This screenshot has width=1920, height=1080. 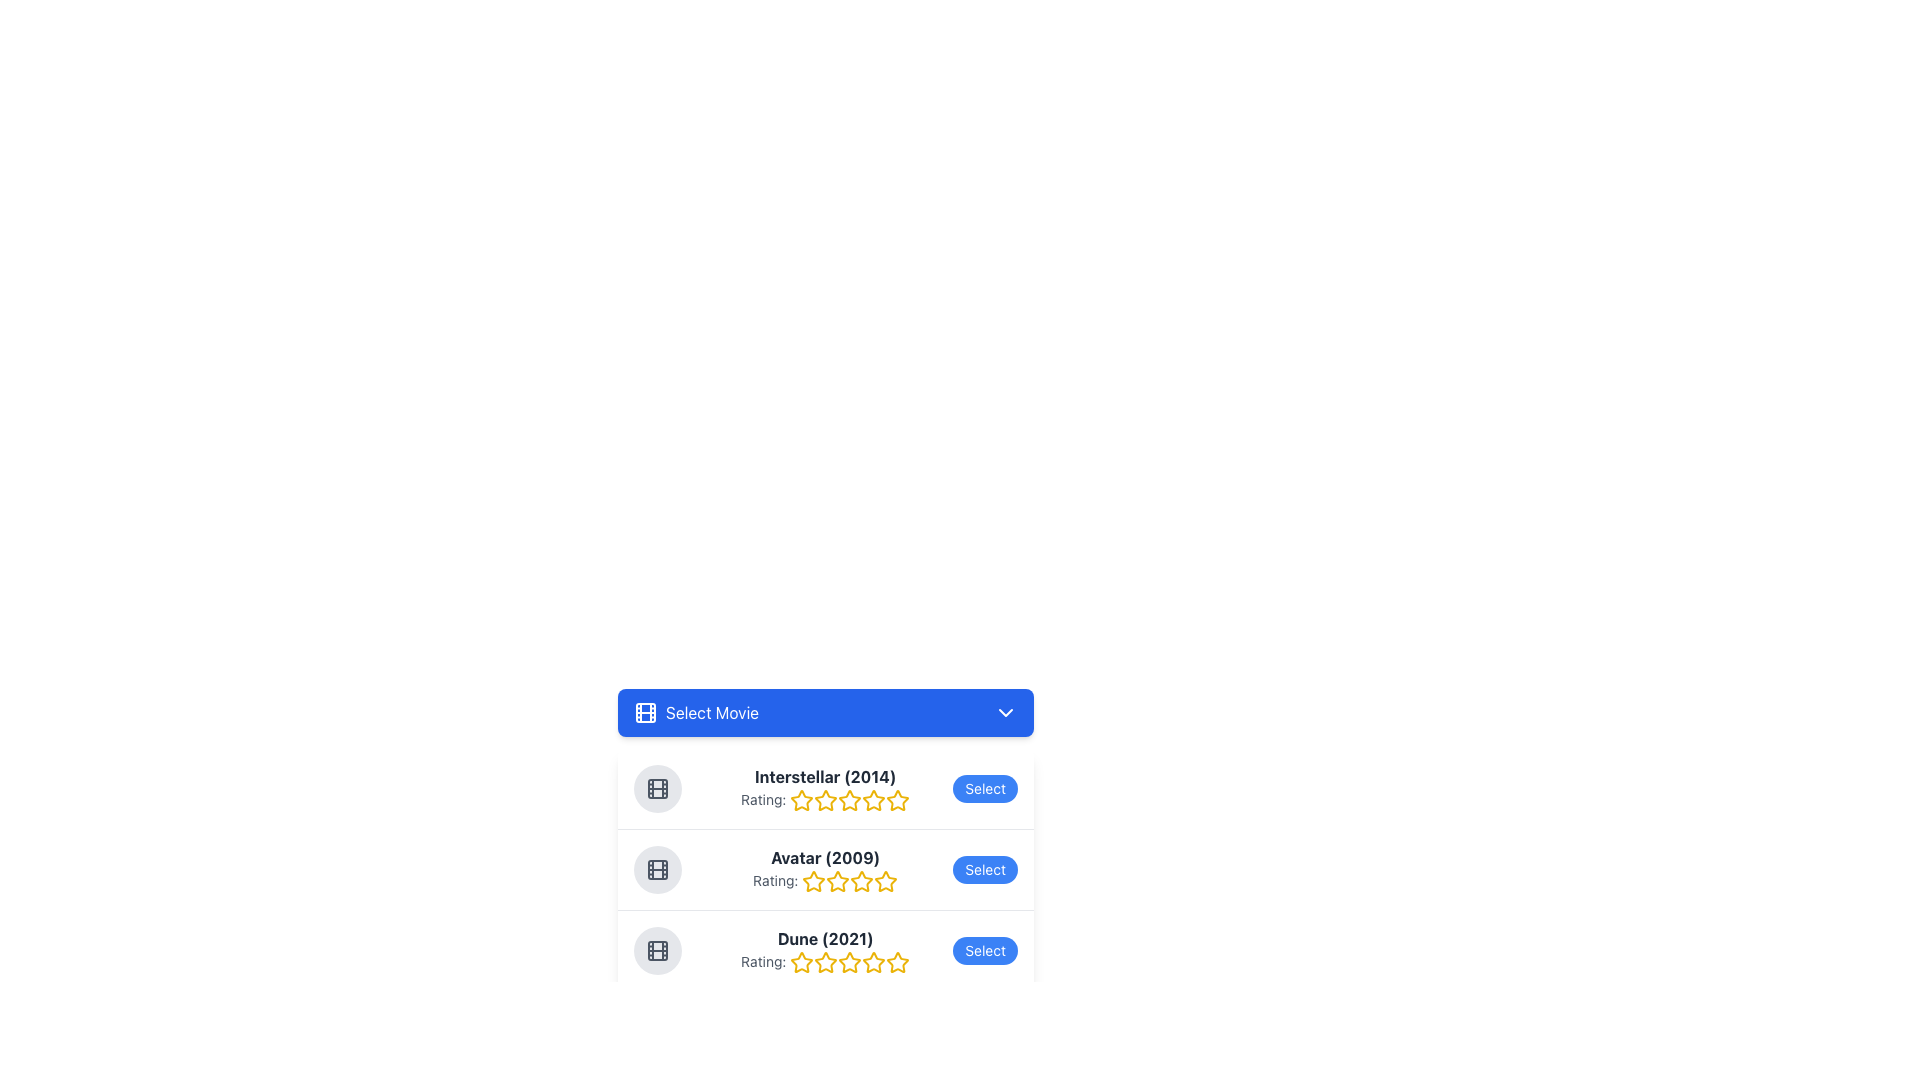 I want to click on fifth star icon in the rating system for the 'Avatar (2009)' movie, which is styled with a yellow outline and is located on the right side of the other stars, so click(x=885, y=881).